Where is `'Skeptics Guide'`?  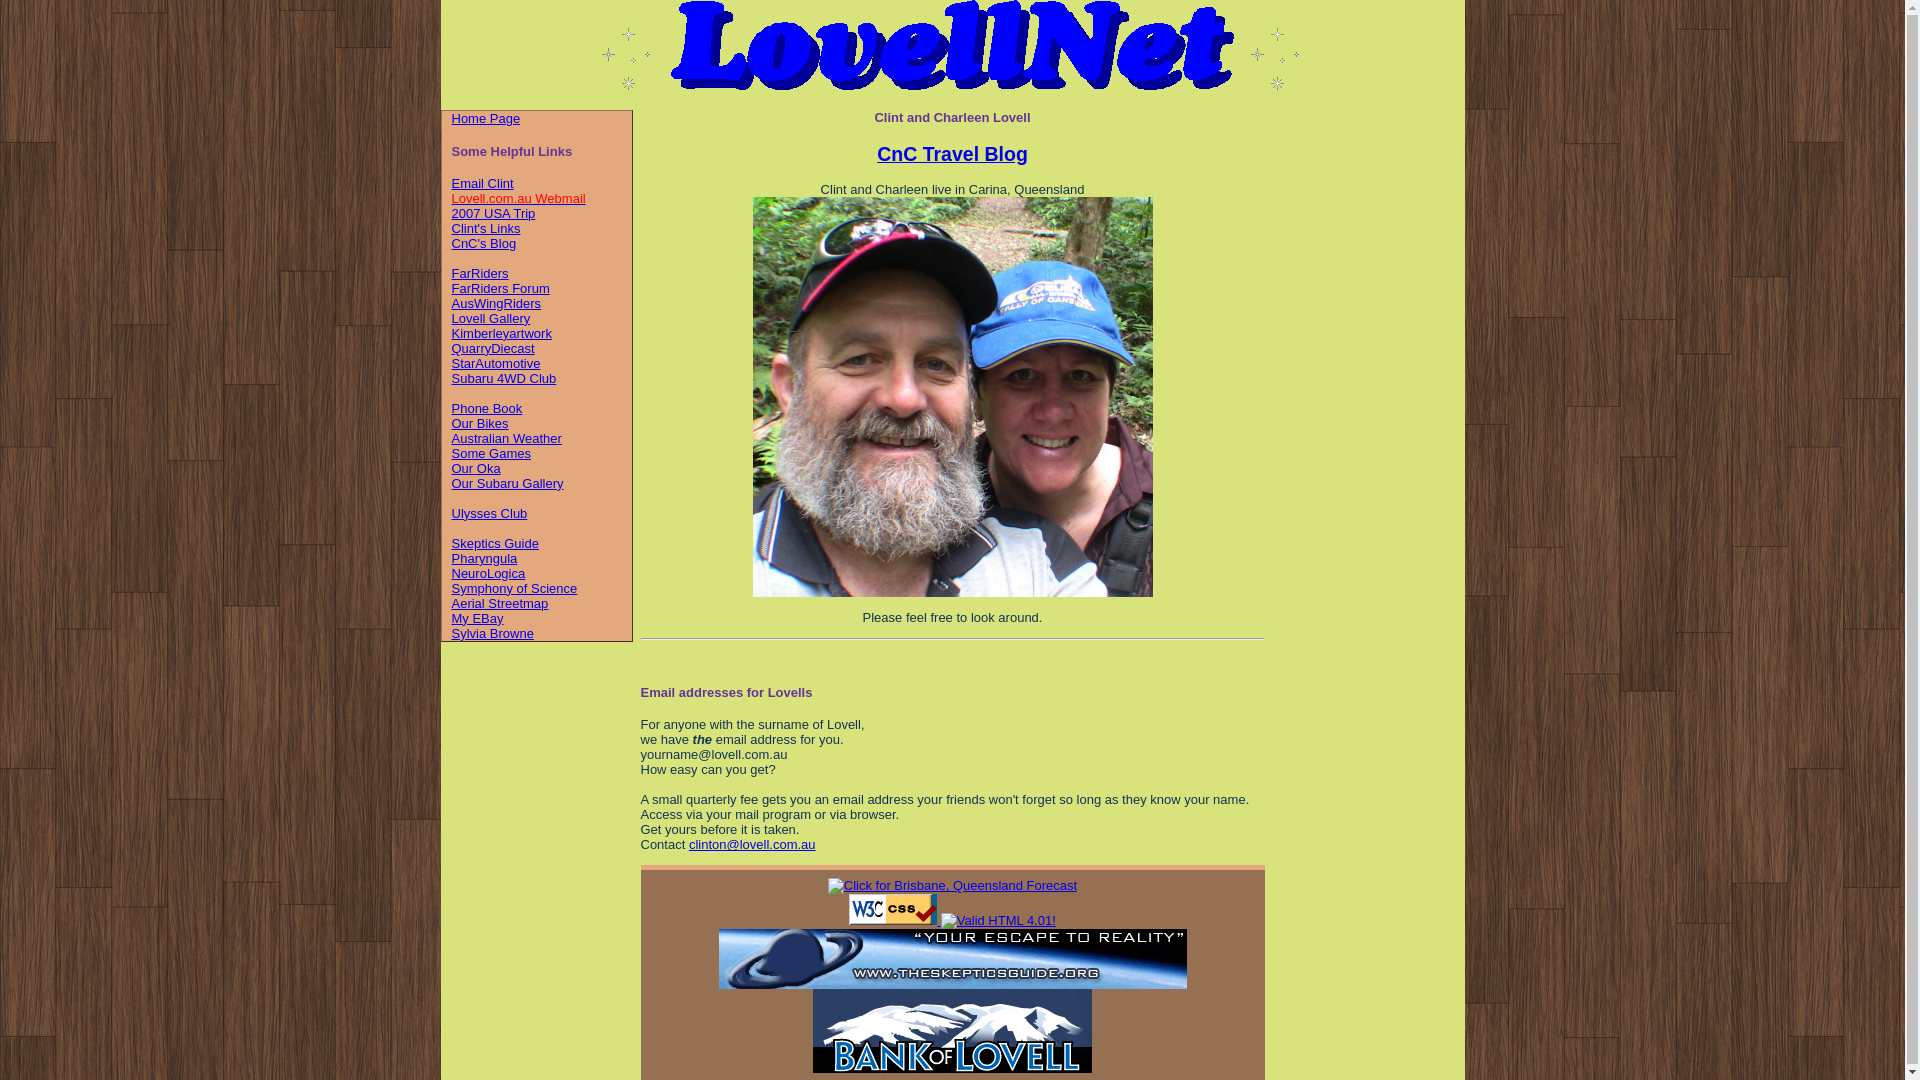
'Skeptics Guide' is located at coordinates (495, 543).